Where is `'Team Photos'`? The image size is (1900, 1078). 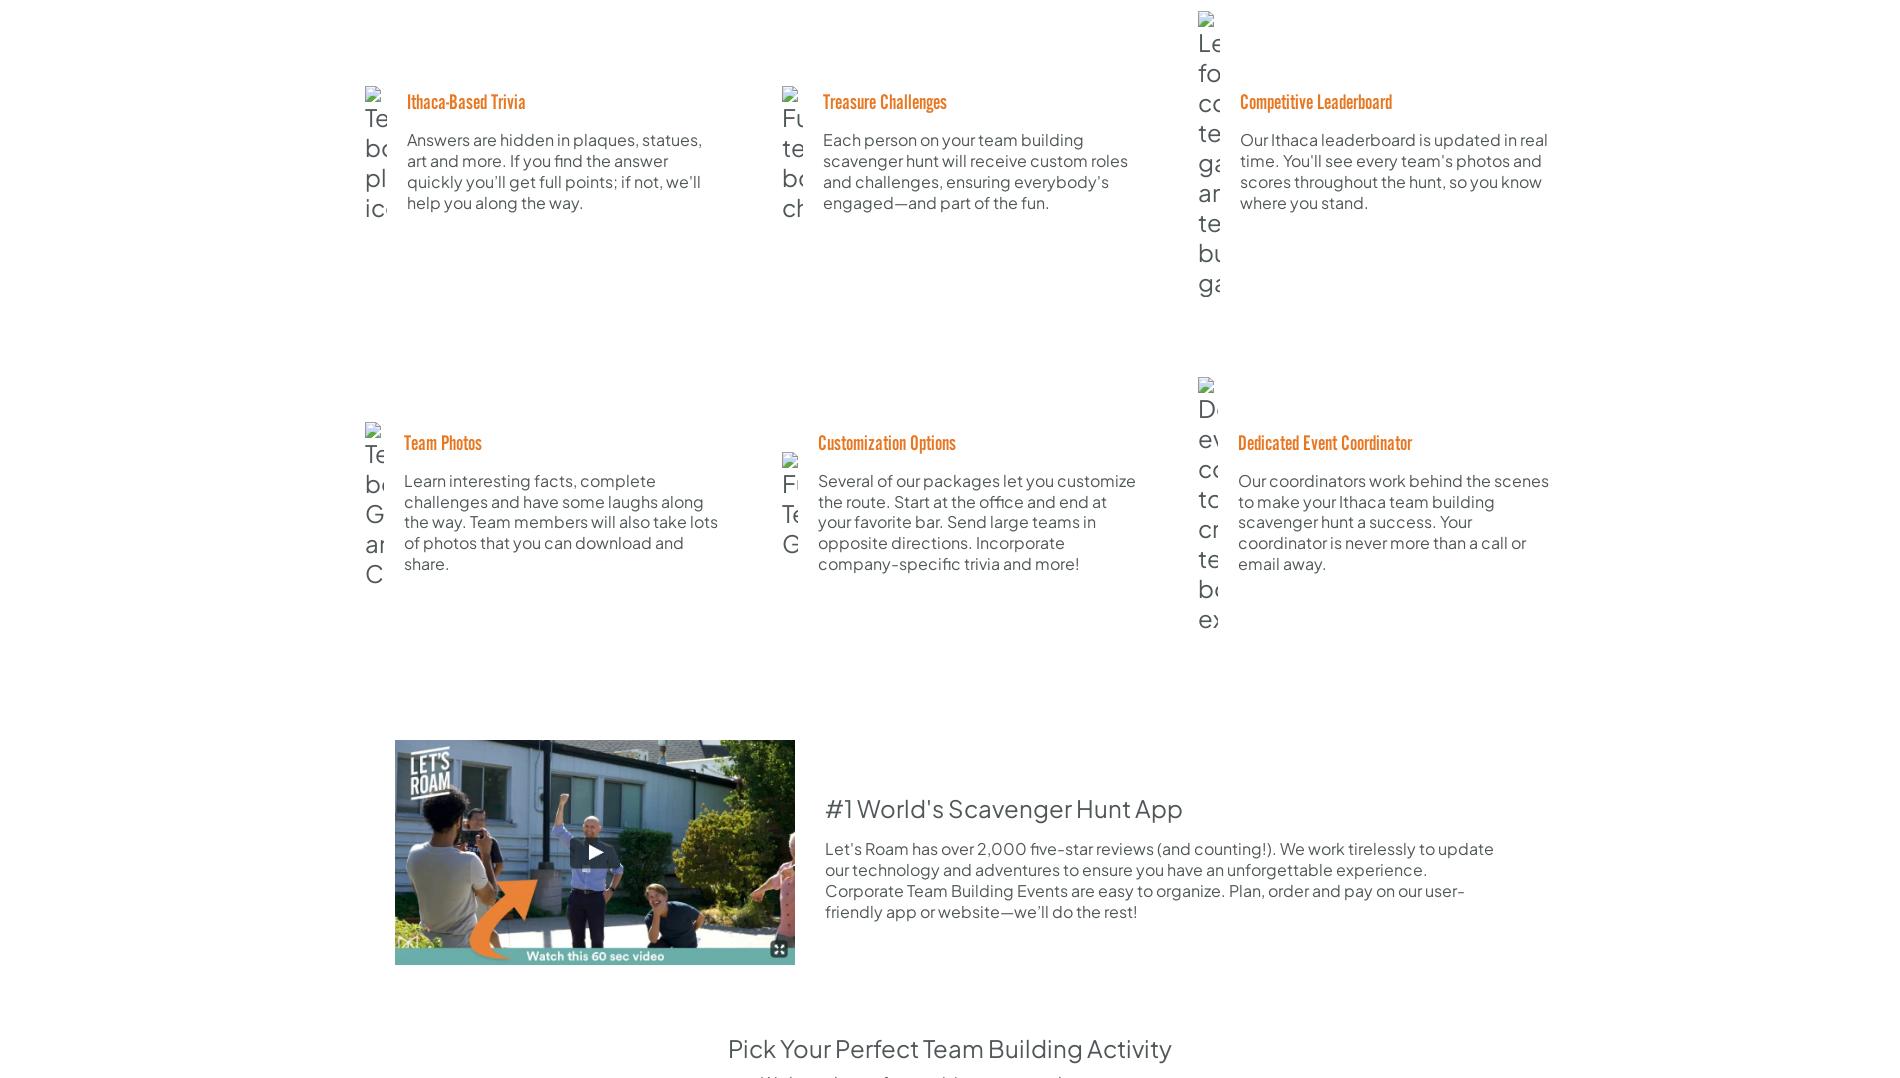
'Team Photos' is located at coordinates (442, 443).